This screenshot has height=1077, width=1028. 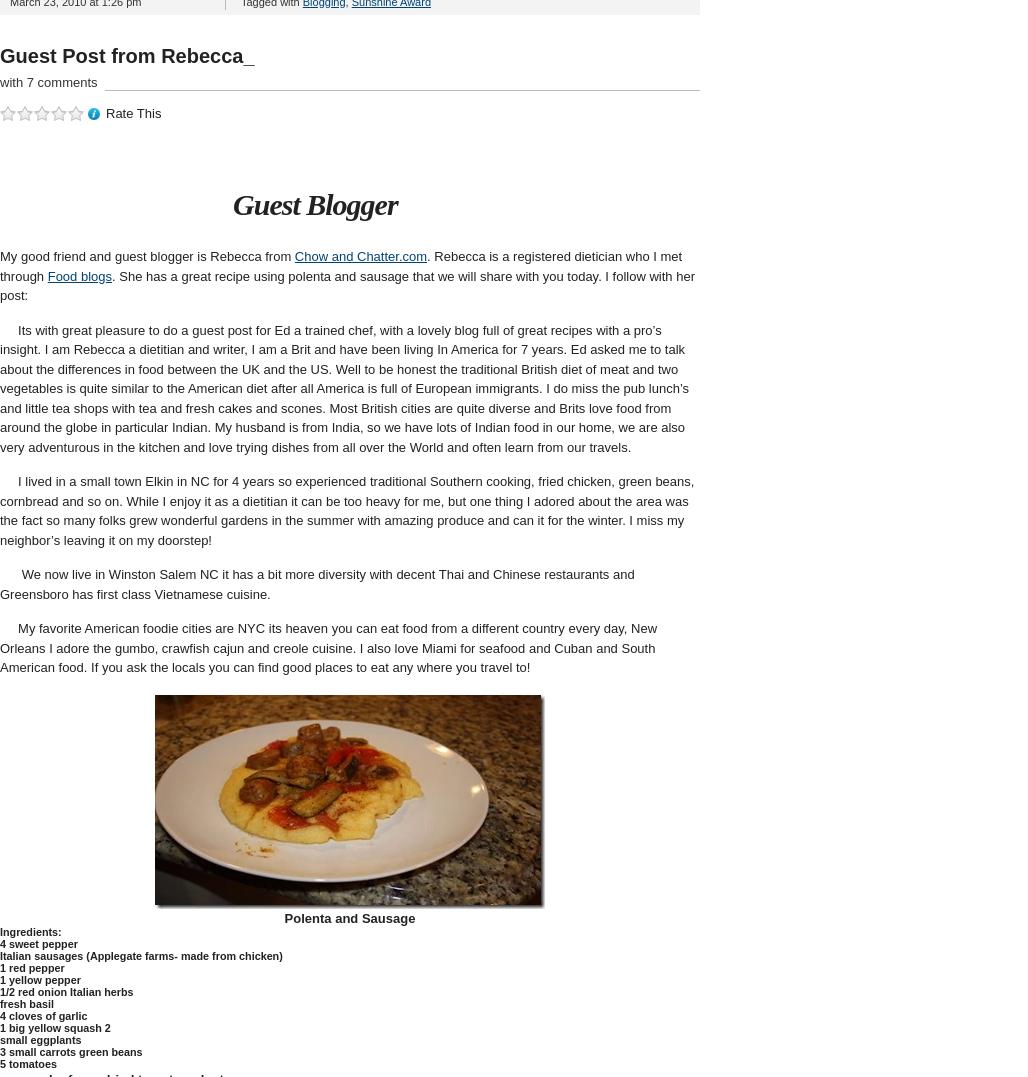 I want to click on 'with 7 comments', so click(x=0, y=81).